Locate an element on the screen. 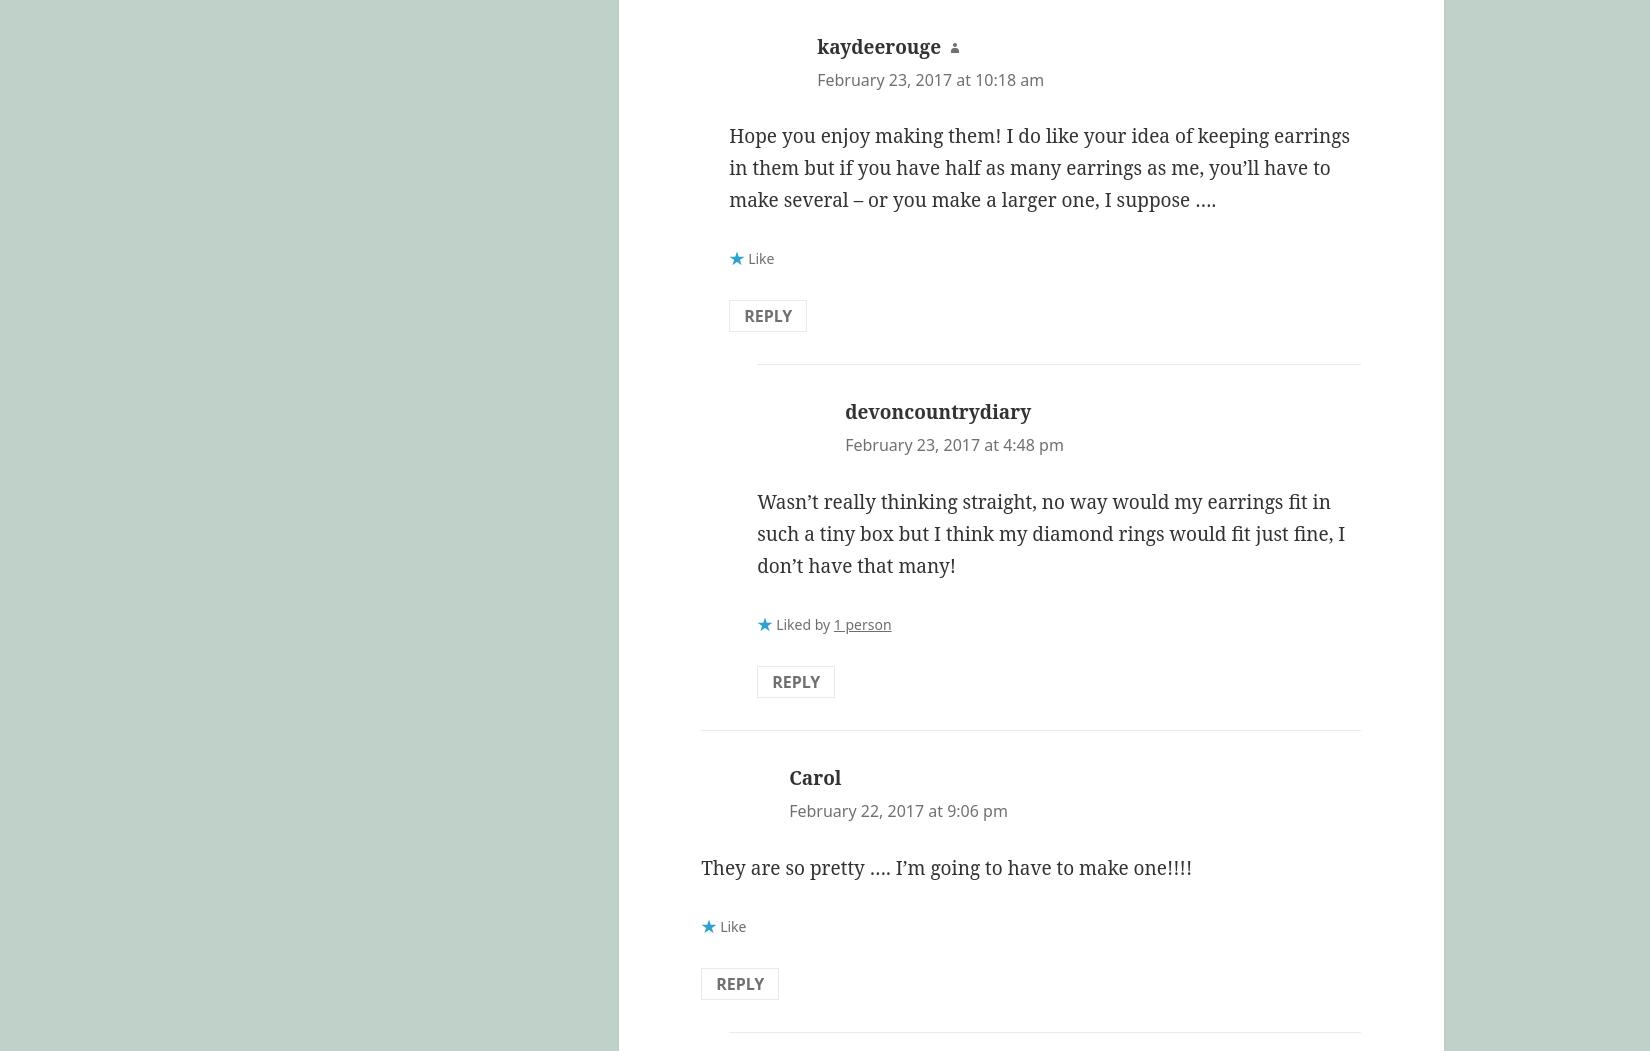 The image size is (1650, 1051). 'devoncountrydiary' is located at coordinates (844, 411).